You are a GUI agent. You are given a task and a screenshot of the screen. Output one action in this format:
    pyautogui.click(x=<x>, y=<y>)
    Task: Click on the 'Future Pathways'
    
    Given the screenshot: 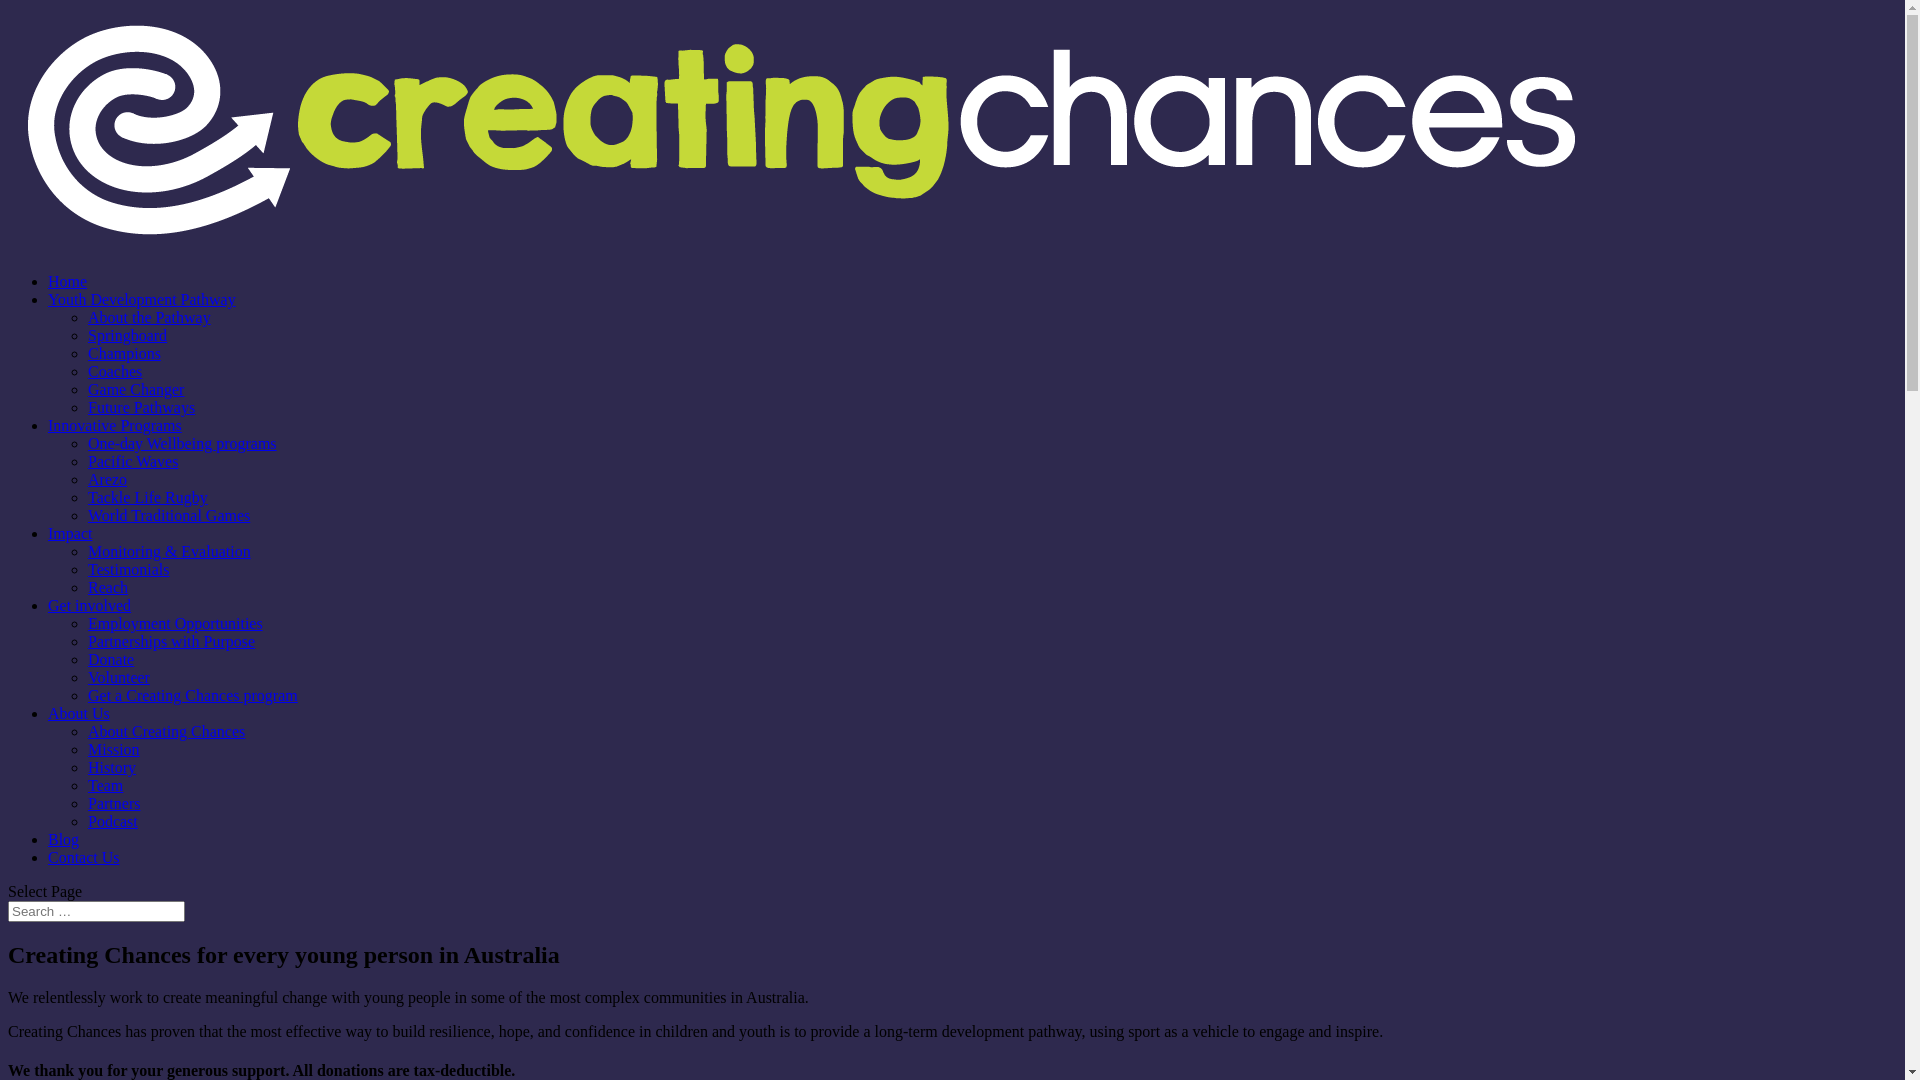 What is the action you would take?
    pyautogui.click(x=86, y=406)
    